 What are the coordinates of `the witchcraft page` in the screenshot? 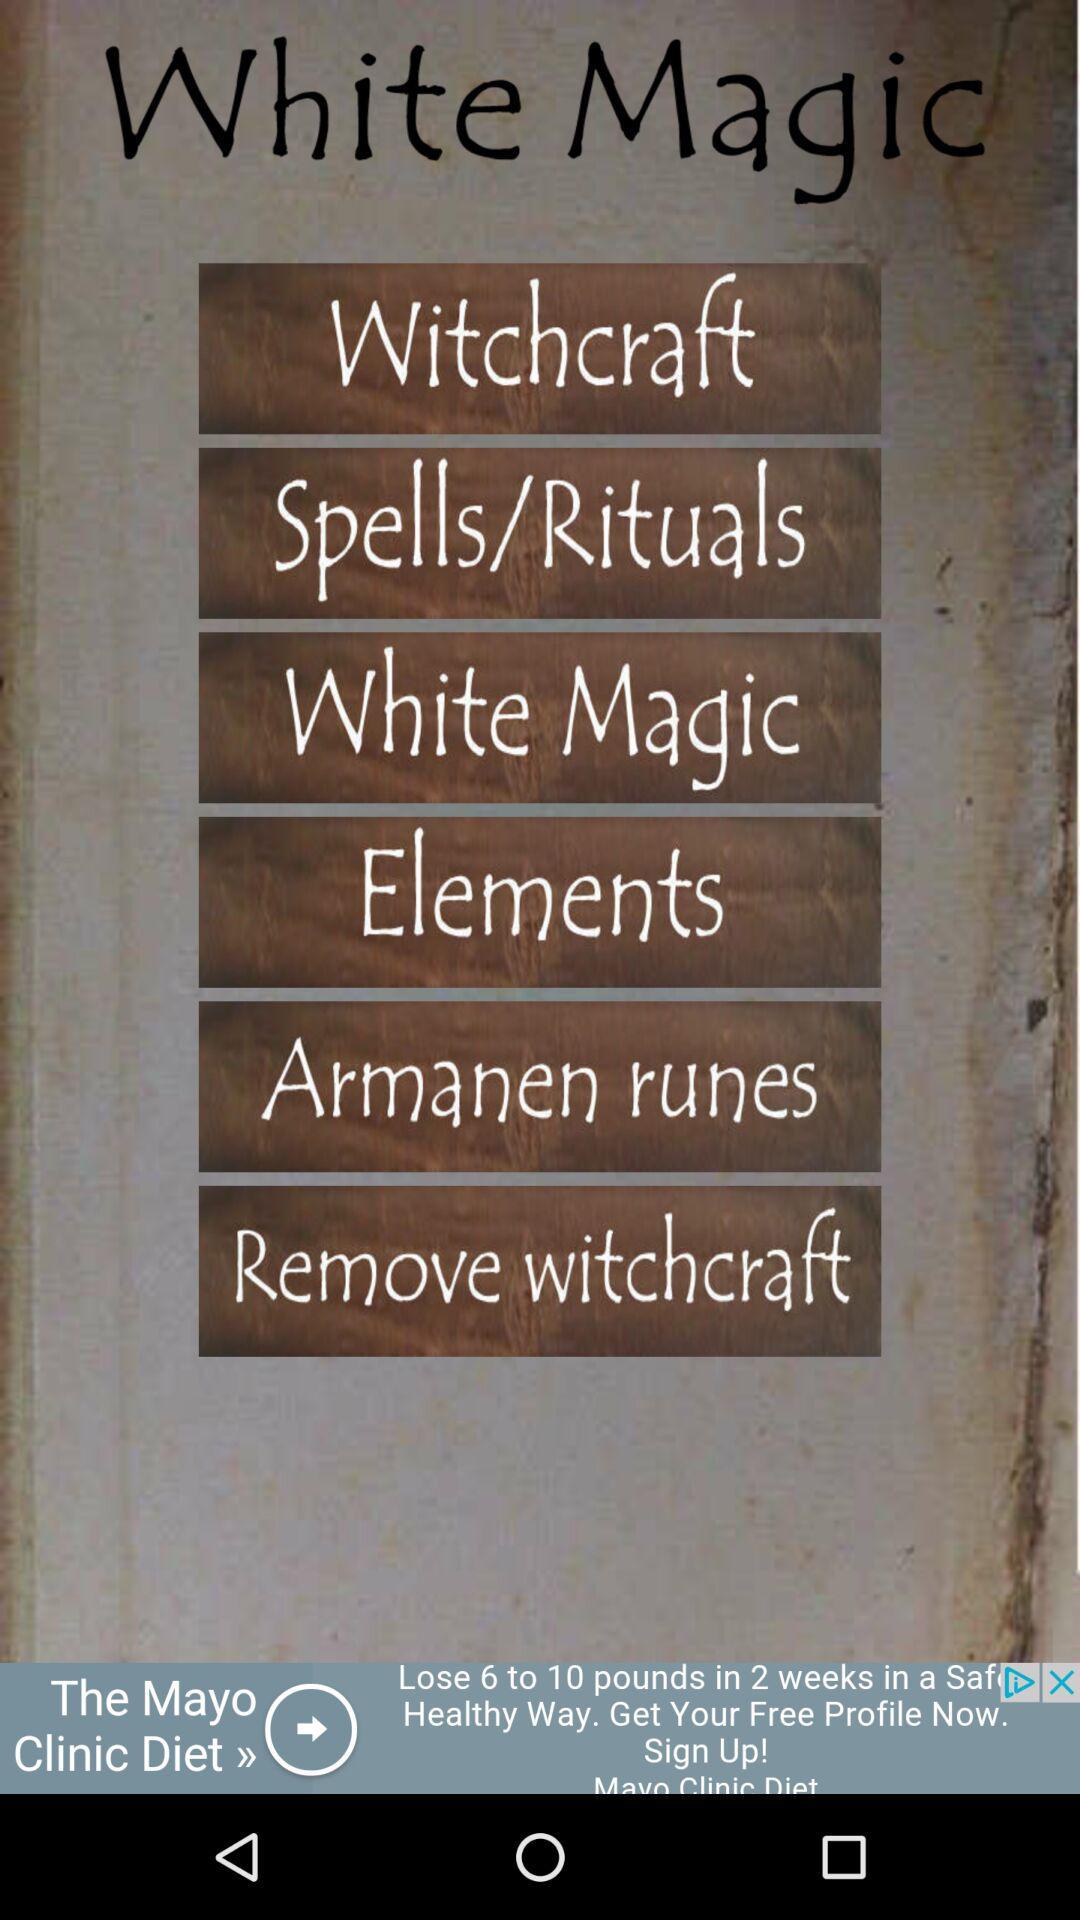 It's located at (540, 348).